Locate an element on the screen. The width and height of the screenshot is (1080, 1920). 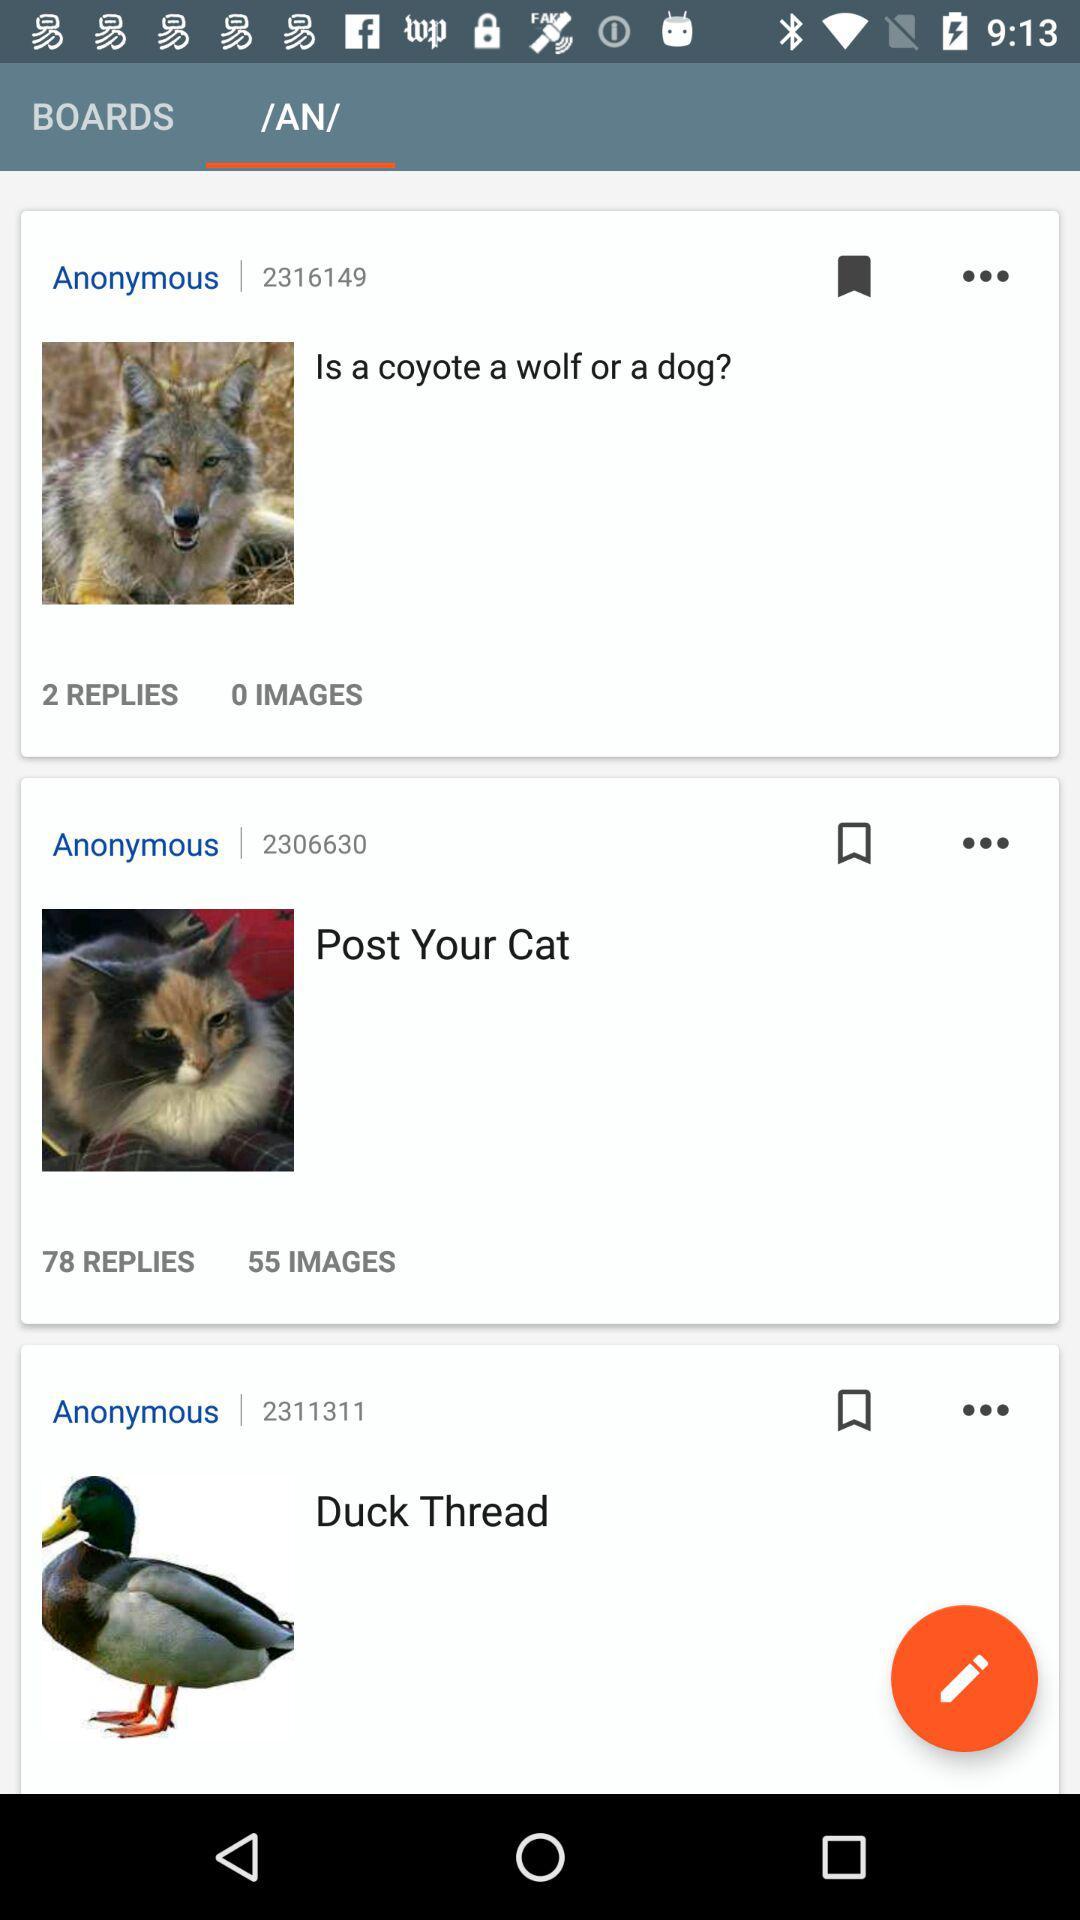
item to the right of the is a coyote icon is located at coordinates (854, 275).